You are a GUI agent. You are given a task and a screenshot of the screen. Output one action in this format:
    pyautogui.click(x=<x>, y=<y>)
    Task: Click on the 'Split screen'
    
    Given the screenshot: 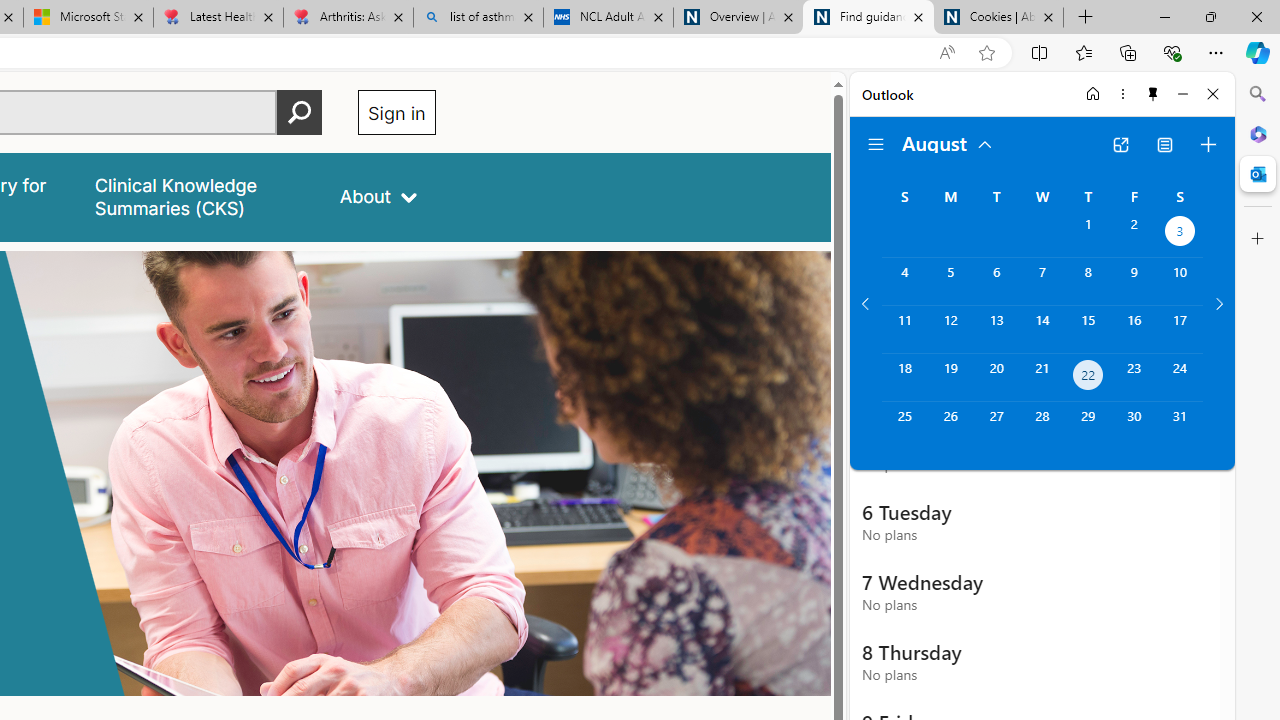 What is the action you would take?
    pyautogui.click(x=1040, y=51)
    